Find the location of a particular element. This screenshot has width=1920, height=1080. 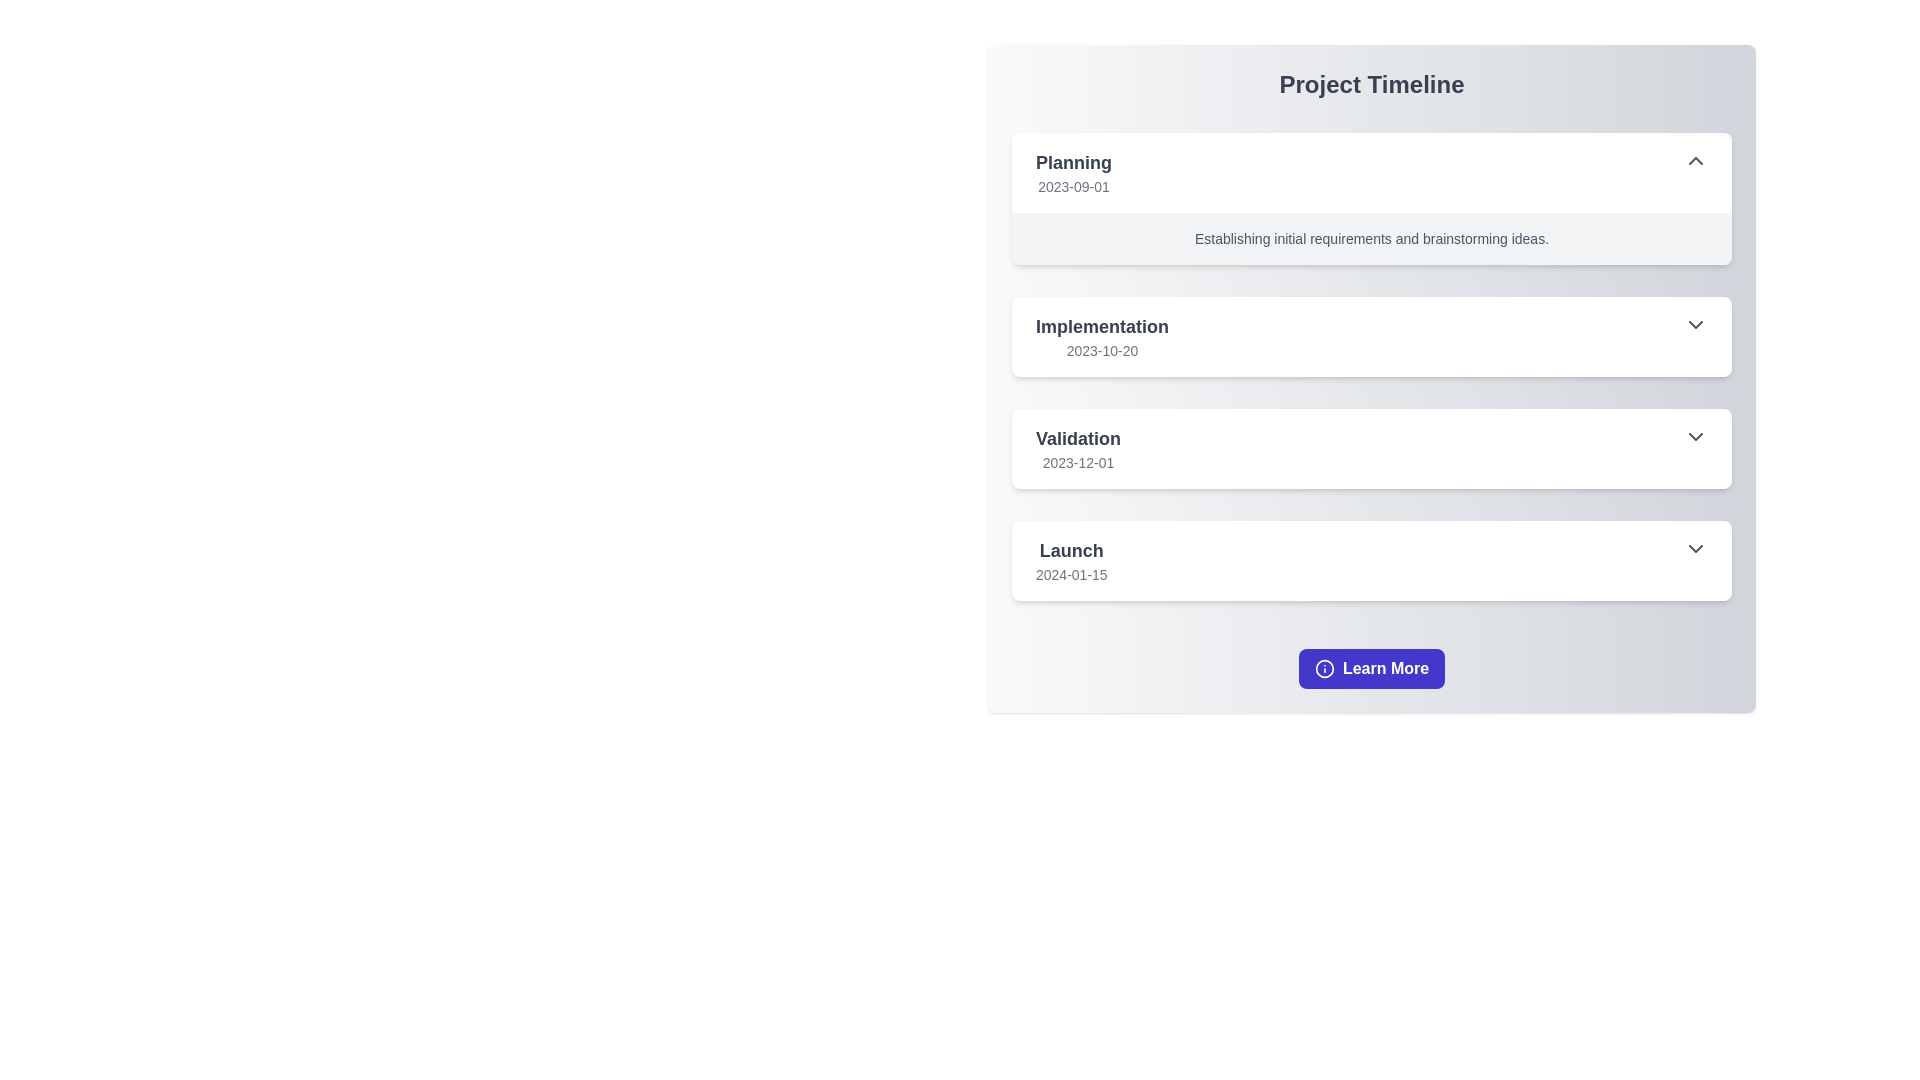

the 'Planning' text label, which is displayed in bold, large dark gray font at the beginning of the 'Project Timeline' segment is located at coordinates (1073, 161).